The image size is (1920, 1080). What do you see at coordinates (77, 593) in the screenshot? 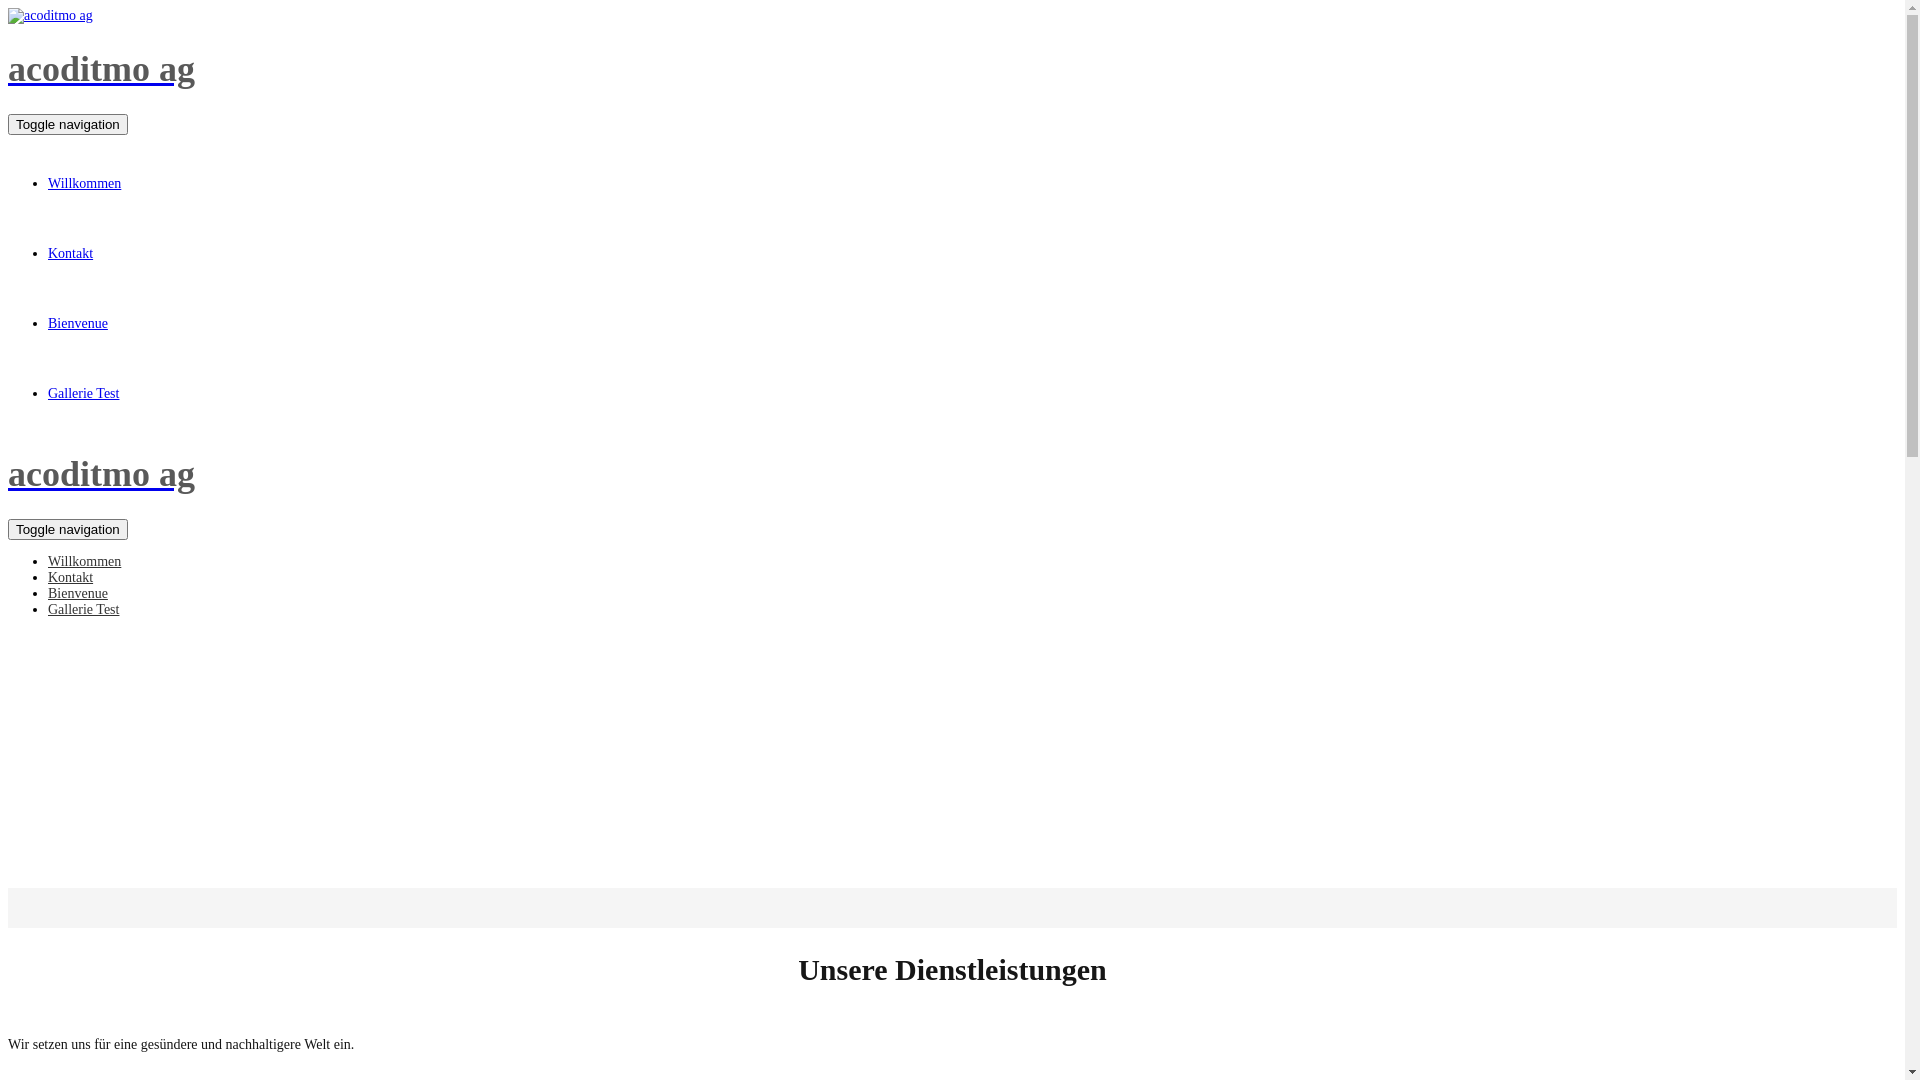
I see `'Bienvenue'` at bounding box center [77, 593].